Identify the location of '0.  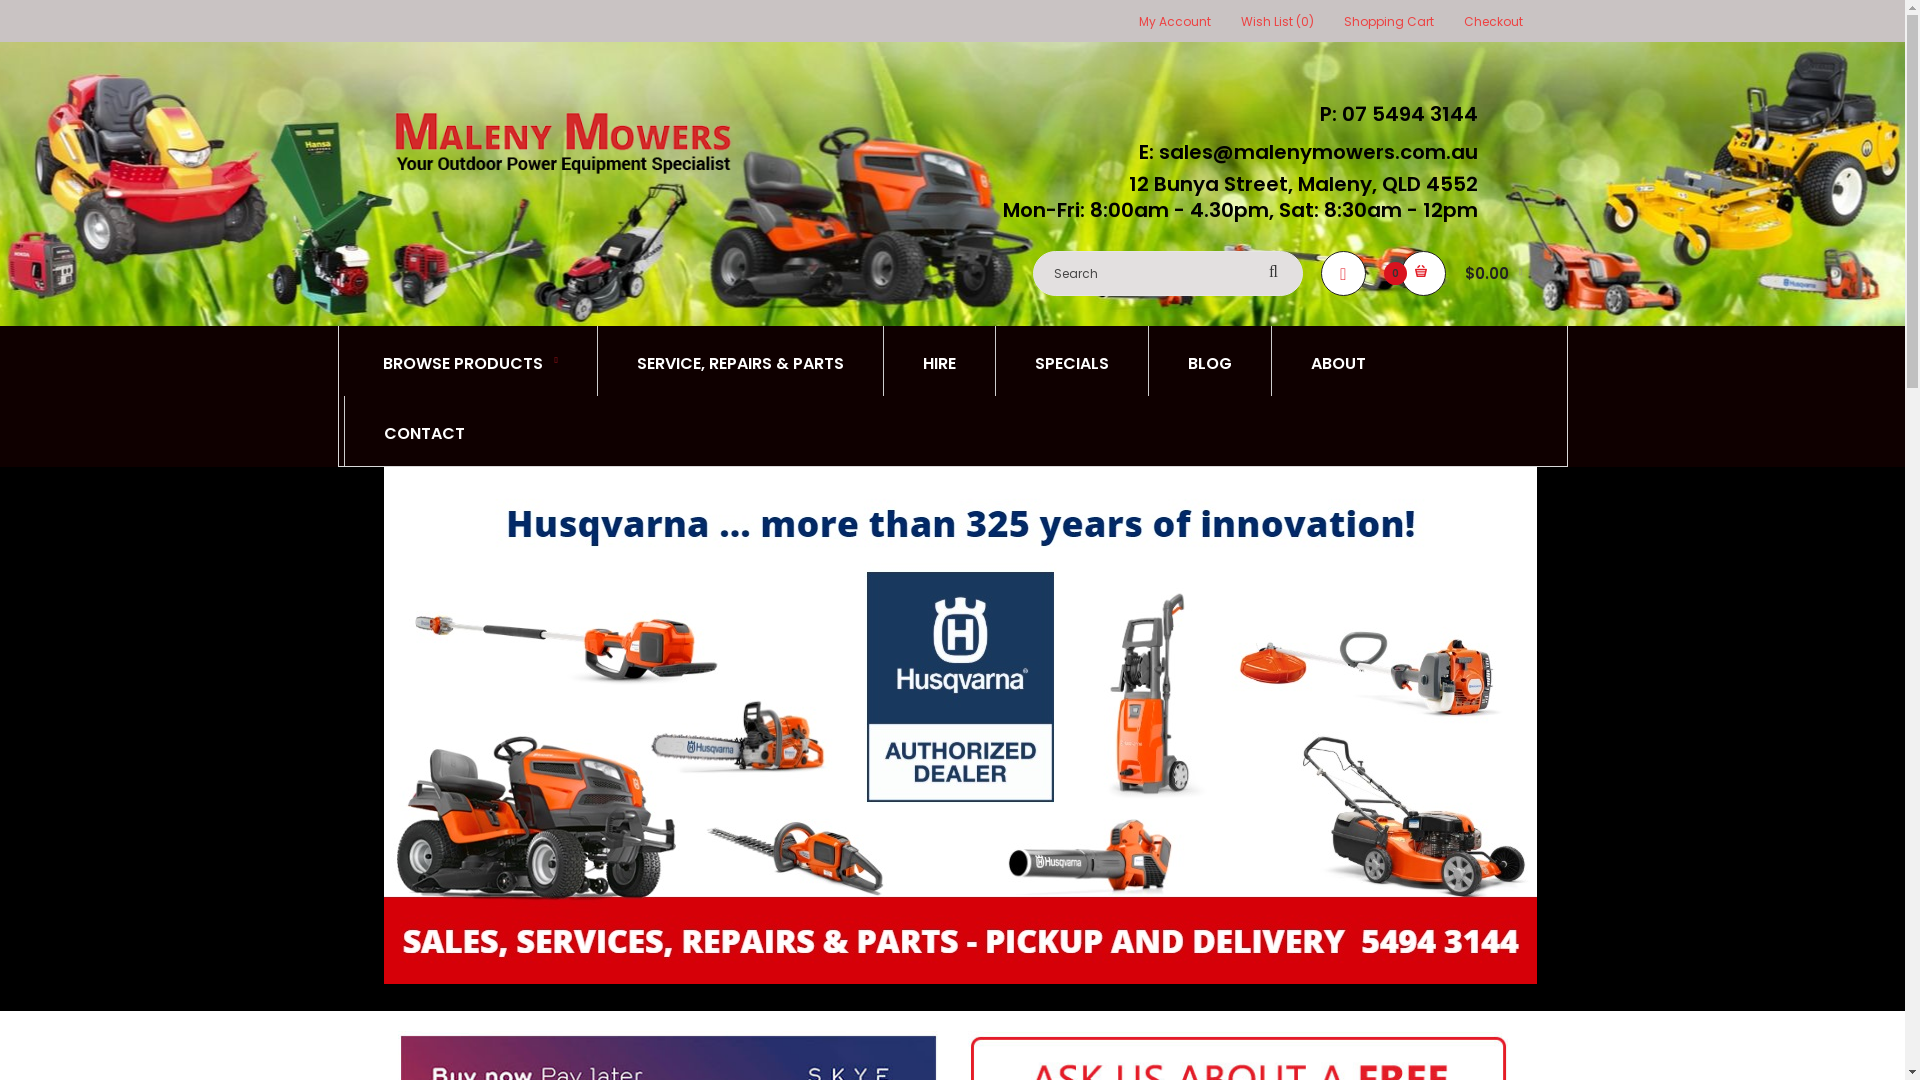
(1462, 273).